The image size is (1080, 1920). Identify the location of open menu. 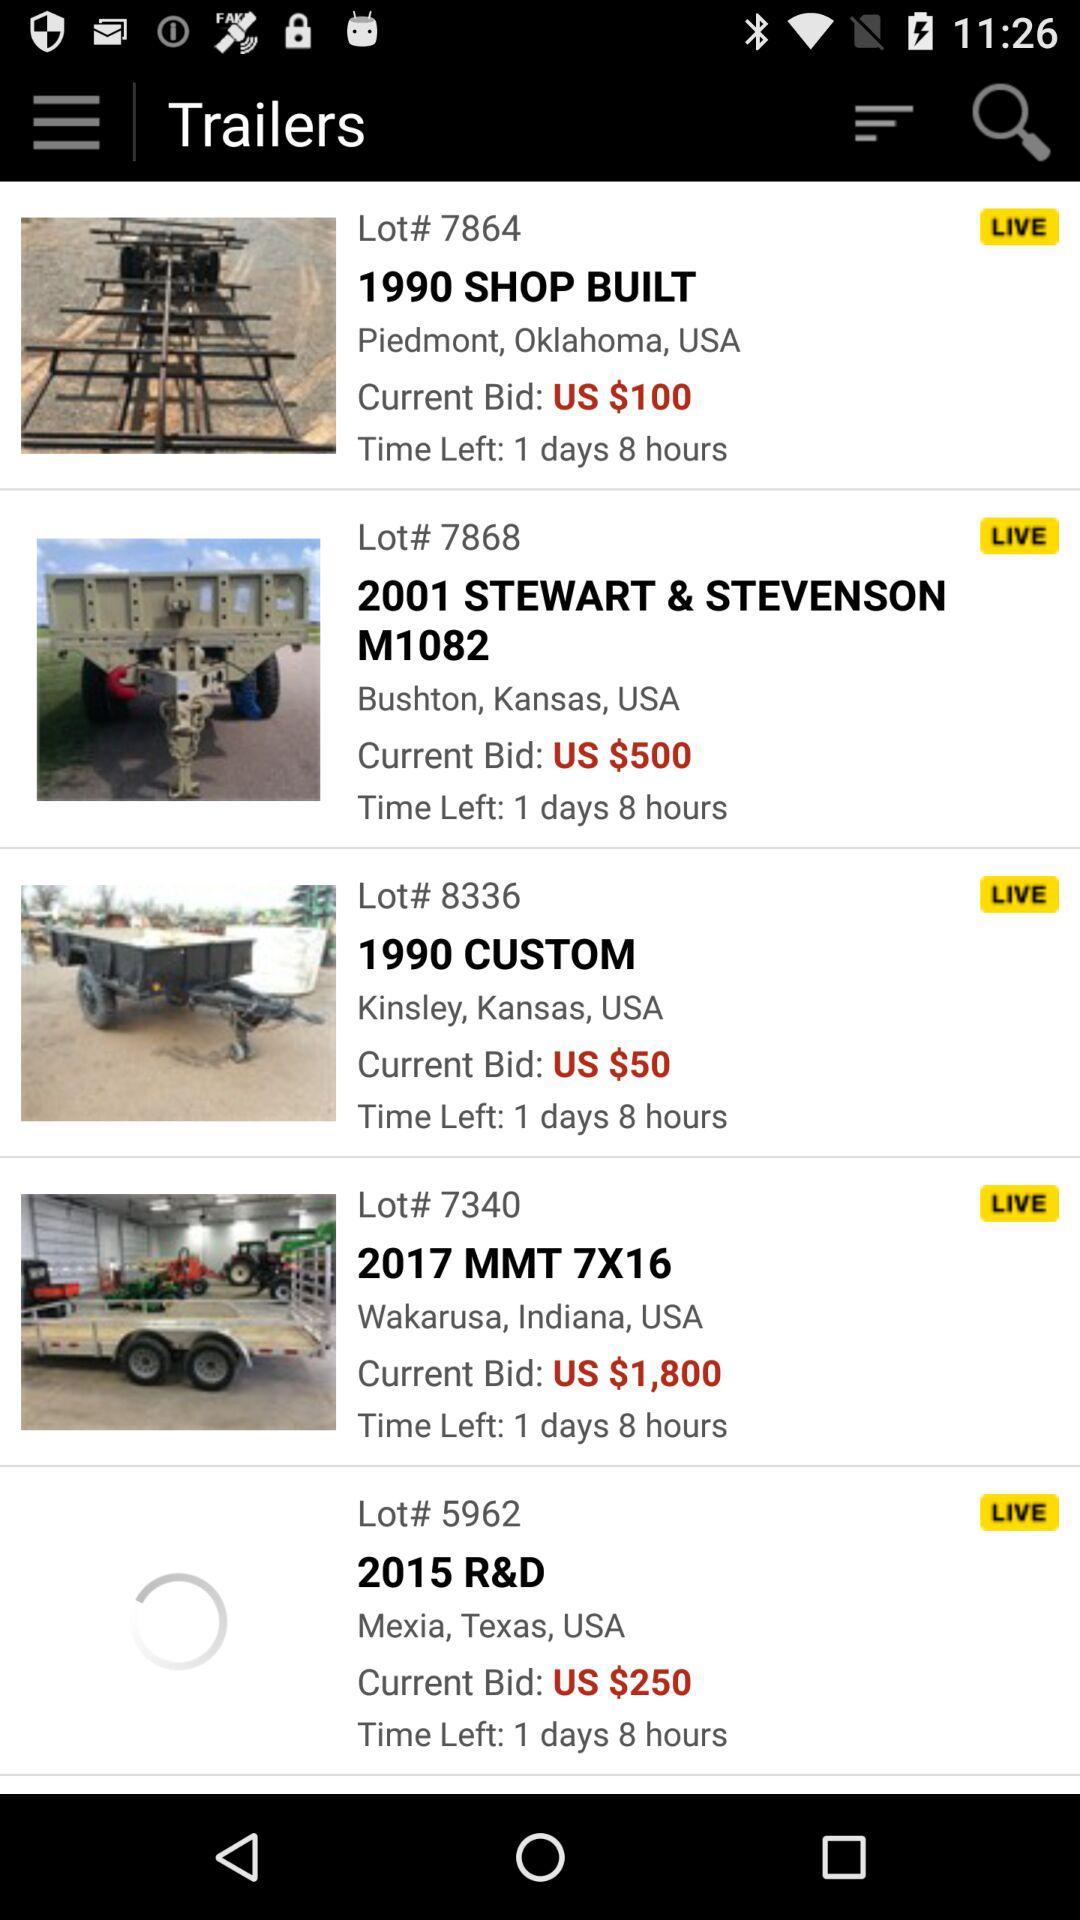
(65, 121).